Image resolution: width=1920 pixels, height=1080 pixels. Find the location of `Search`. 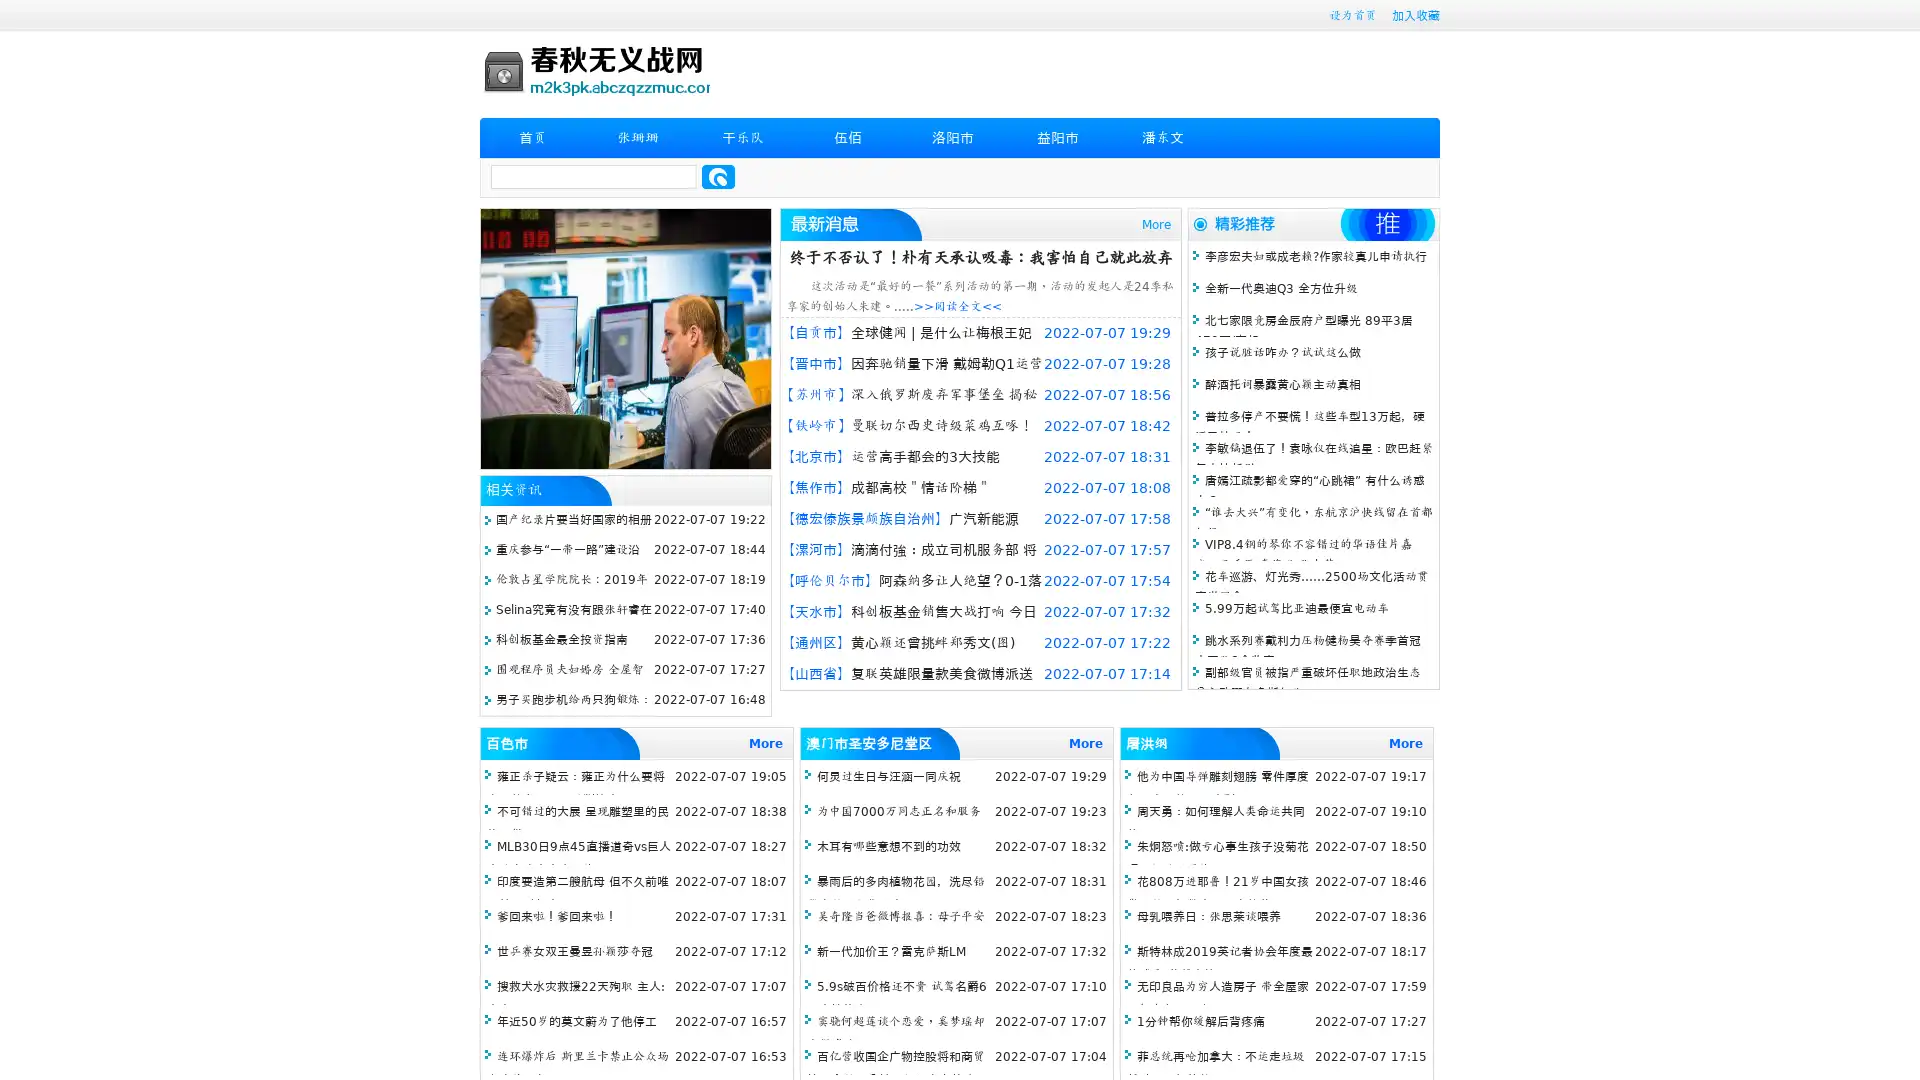

Search is located at coordinates (718, 176).